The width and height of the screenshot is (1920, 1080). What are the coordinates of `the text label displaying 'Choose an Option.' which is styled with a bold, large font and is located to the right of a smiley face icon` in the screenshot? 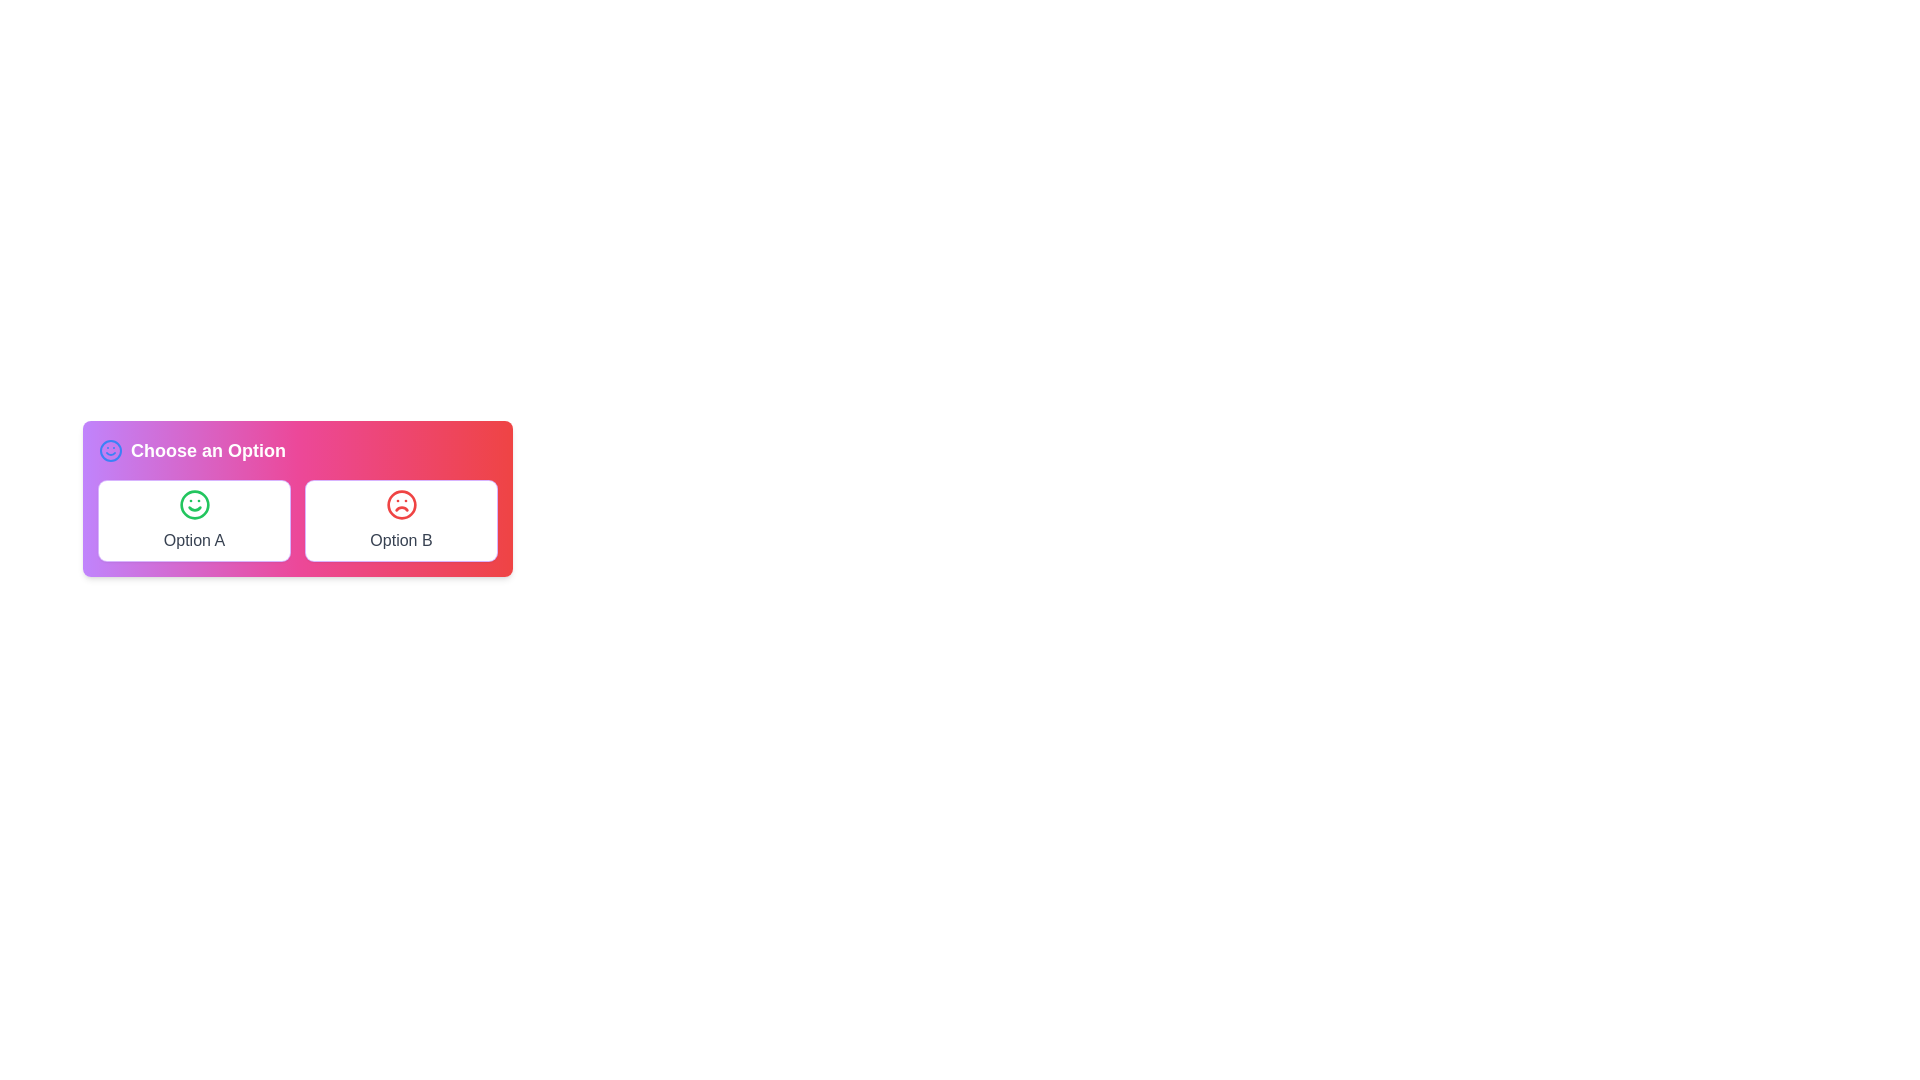 It's located at (208, 451).